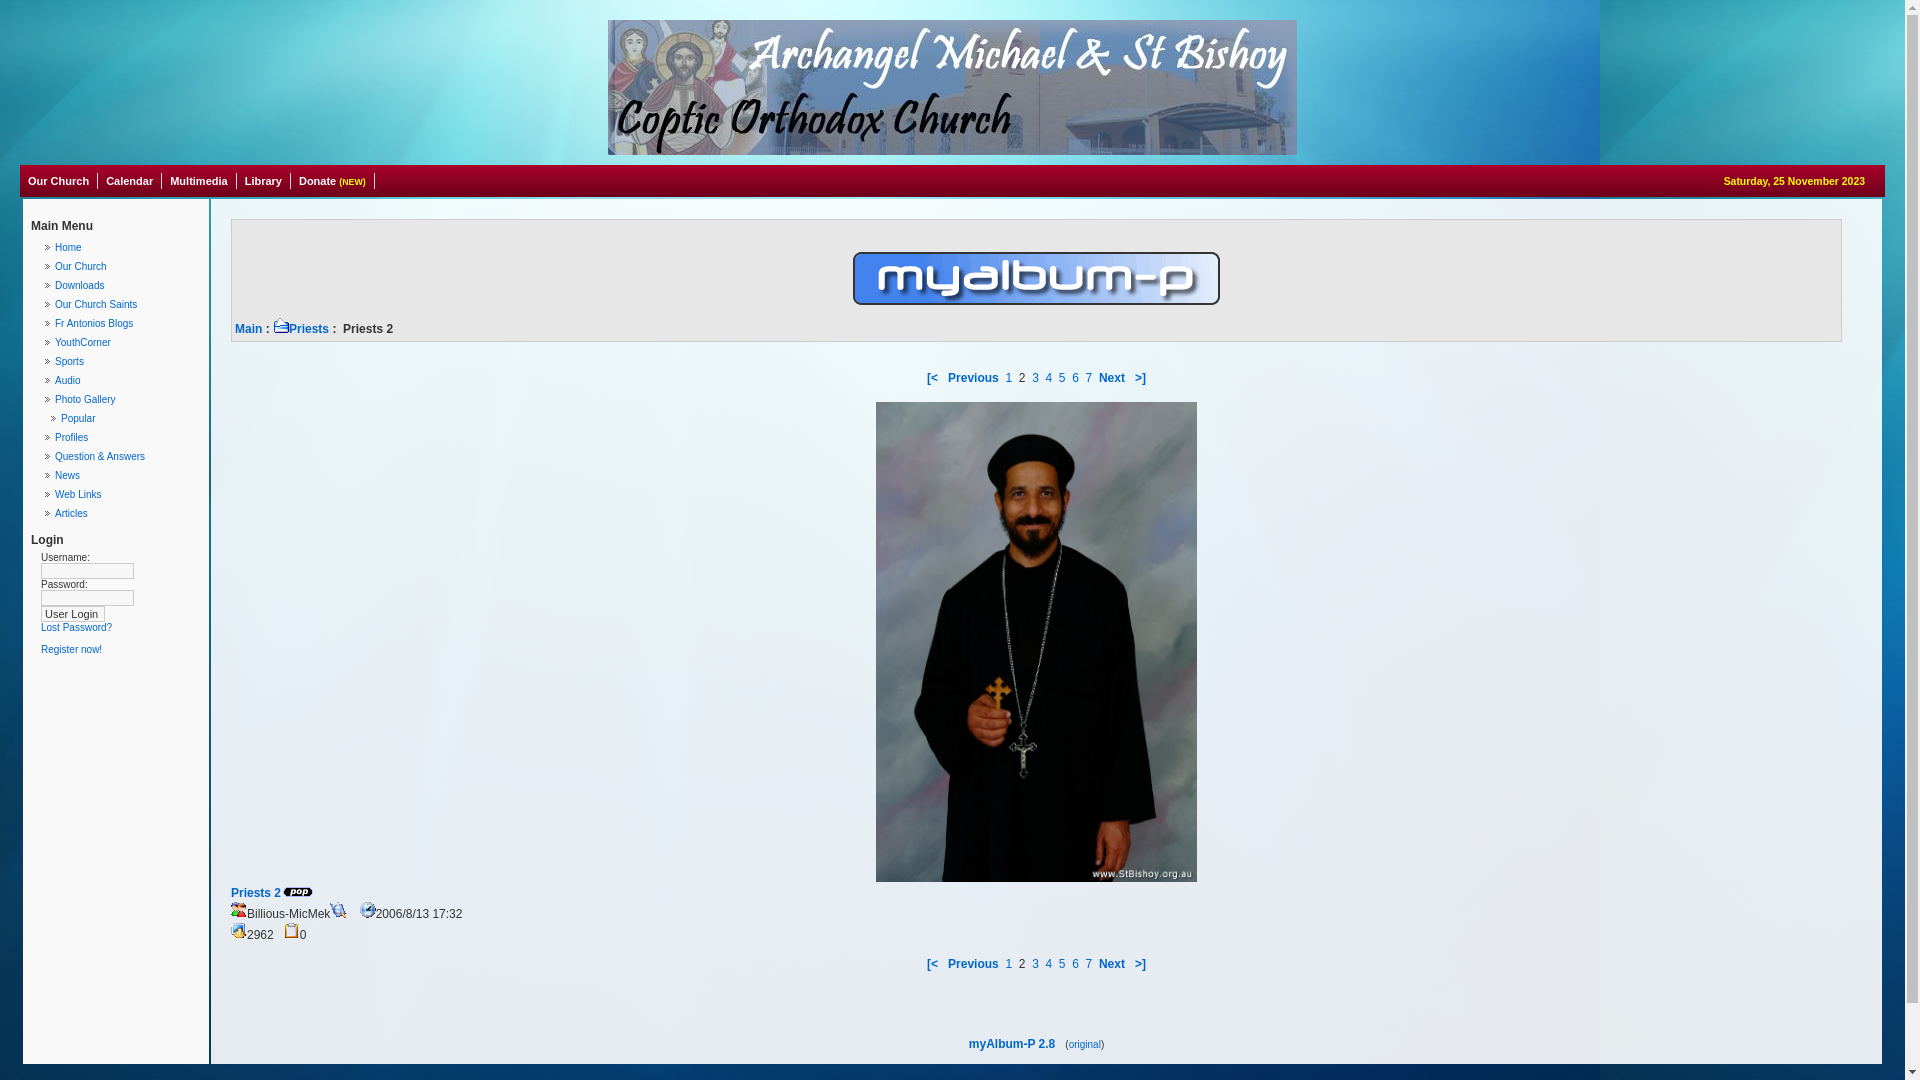  Describe the element at coordinates (1074, 378) in the screenshot. I see `'6'` at that location.